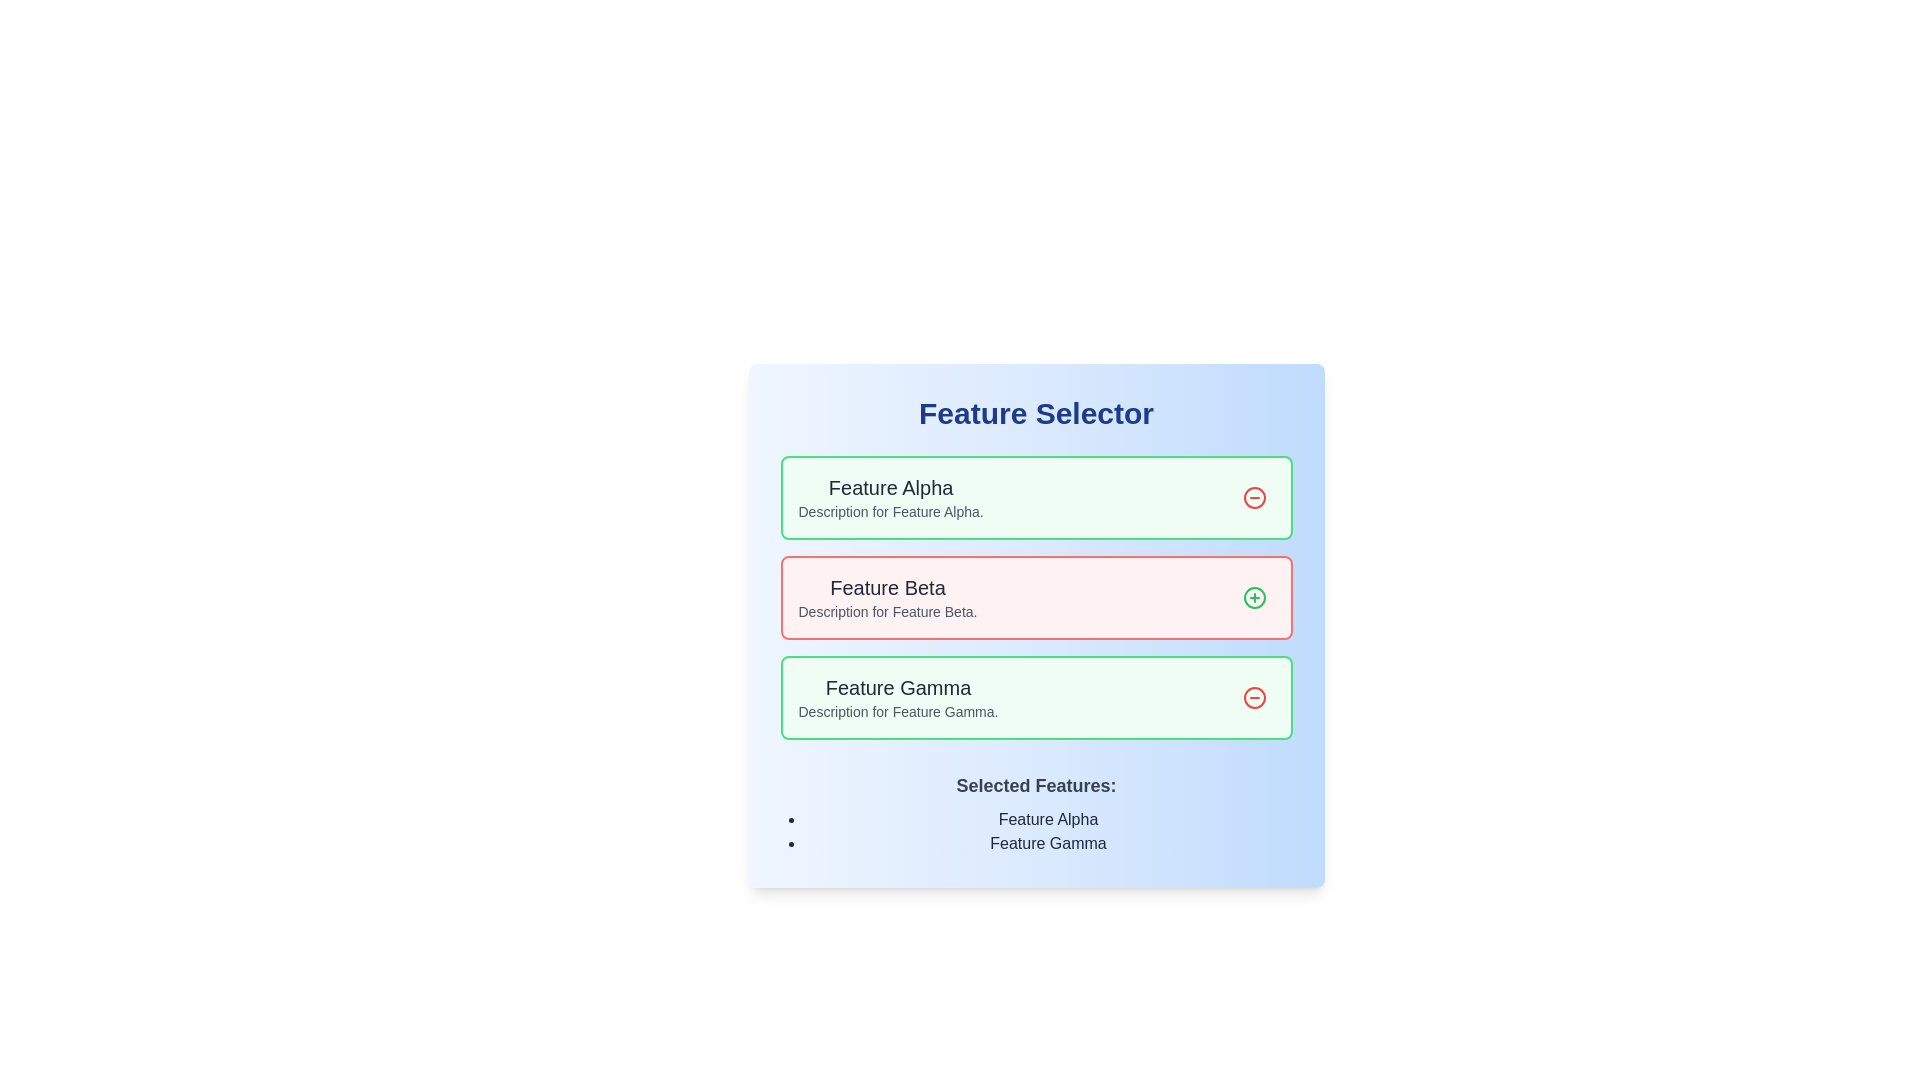 The width and height of the screenshot is (1920, 1080). Describe the element at coordinates (1253, 596) in the screenshot. I see `the circular button with a green border and a green plus symbol (+) located` at that location.